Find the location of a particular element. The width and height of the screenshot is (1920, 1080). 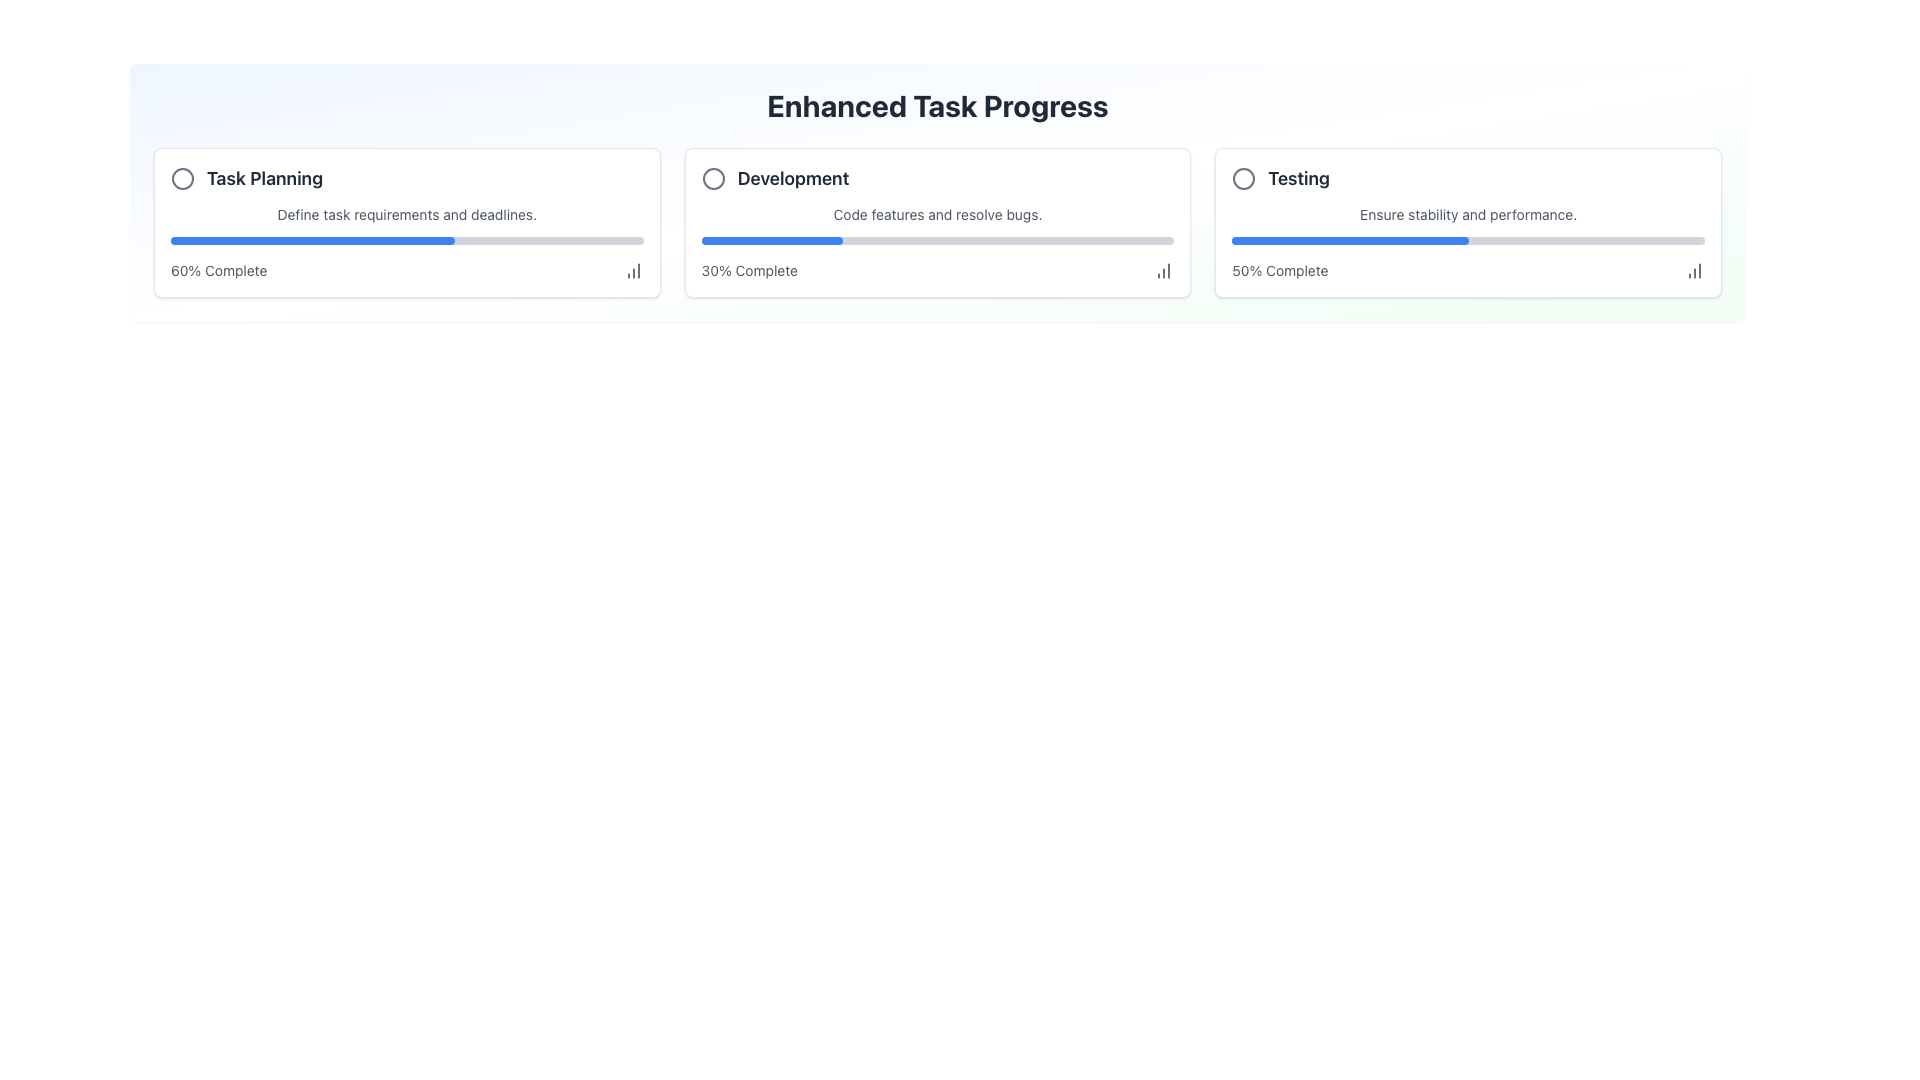

the progress bar segment that represents 60% completion within the 'Task Planning' card is located at coordinates (311, 239).